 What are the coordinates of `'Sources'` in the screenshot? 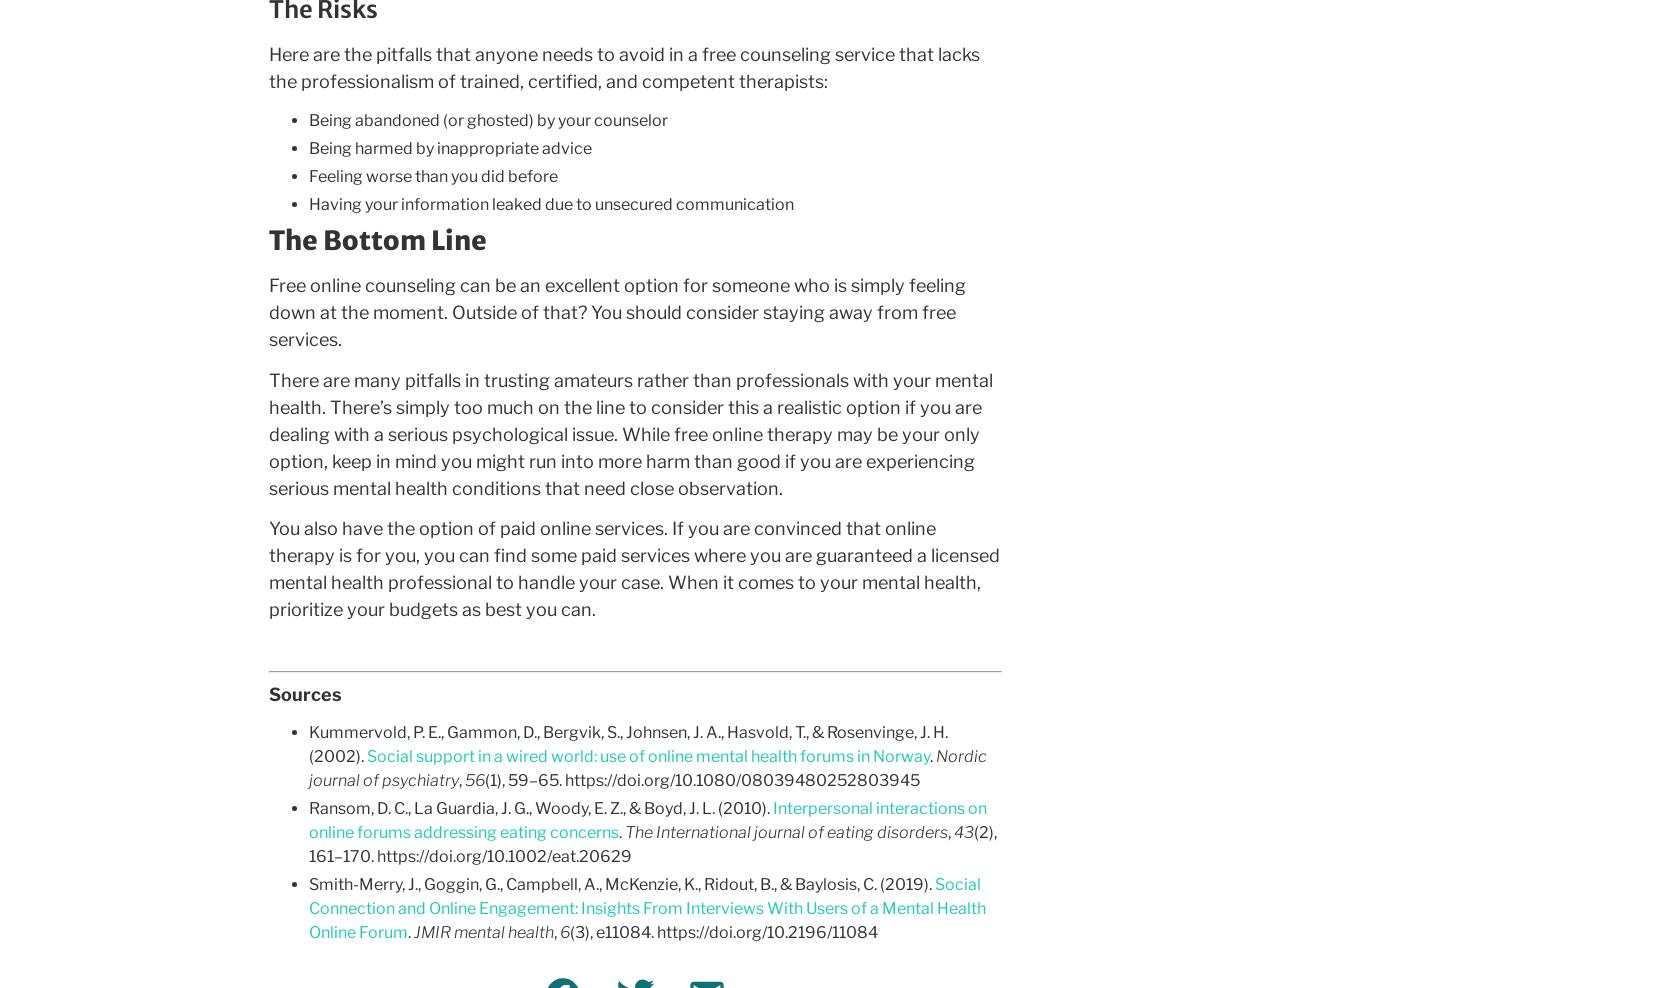 It's located at (303, 693).